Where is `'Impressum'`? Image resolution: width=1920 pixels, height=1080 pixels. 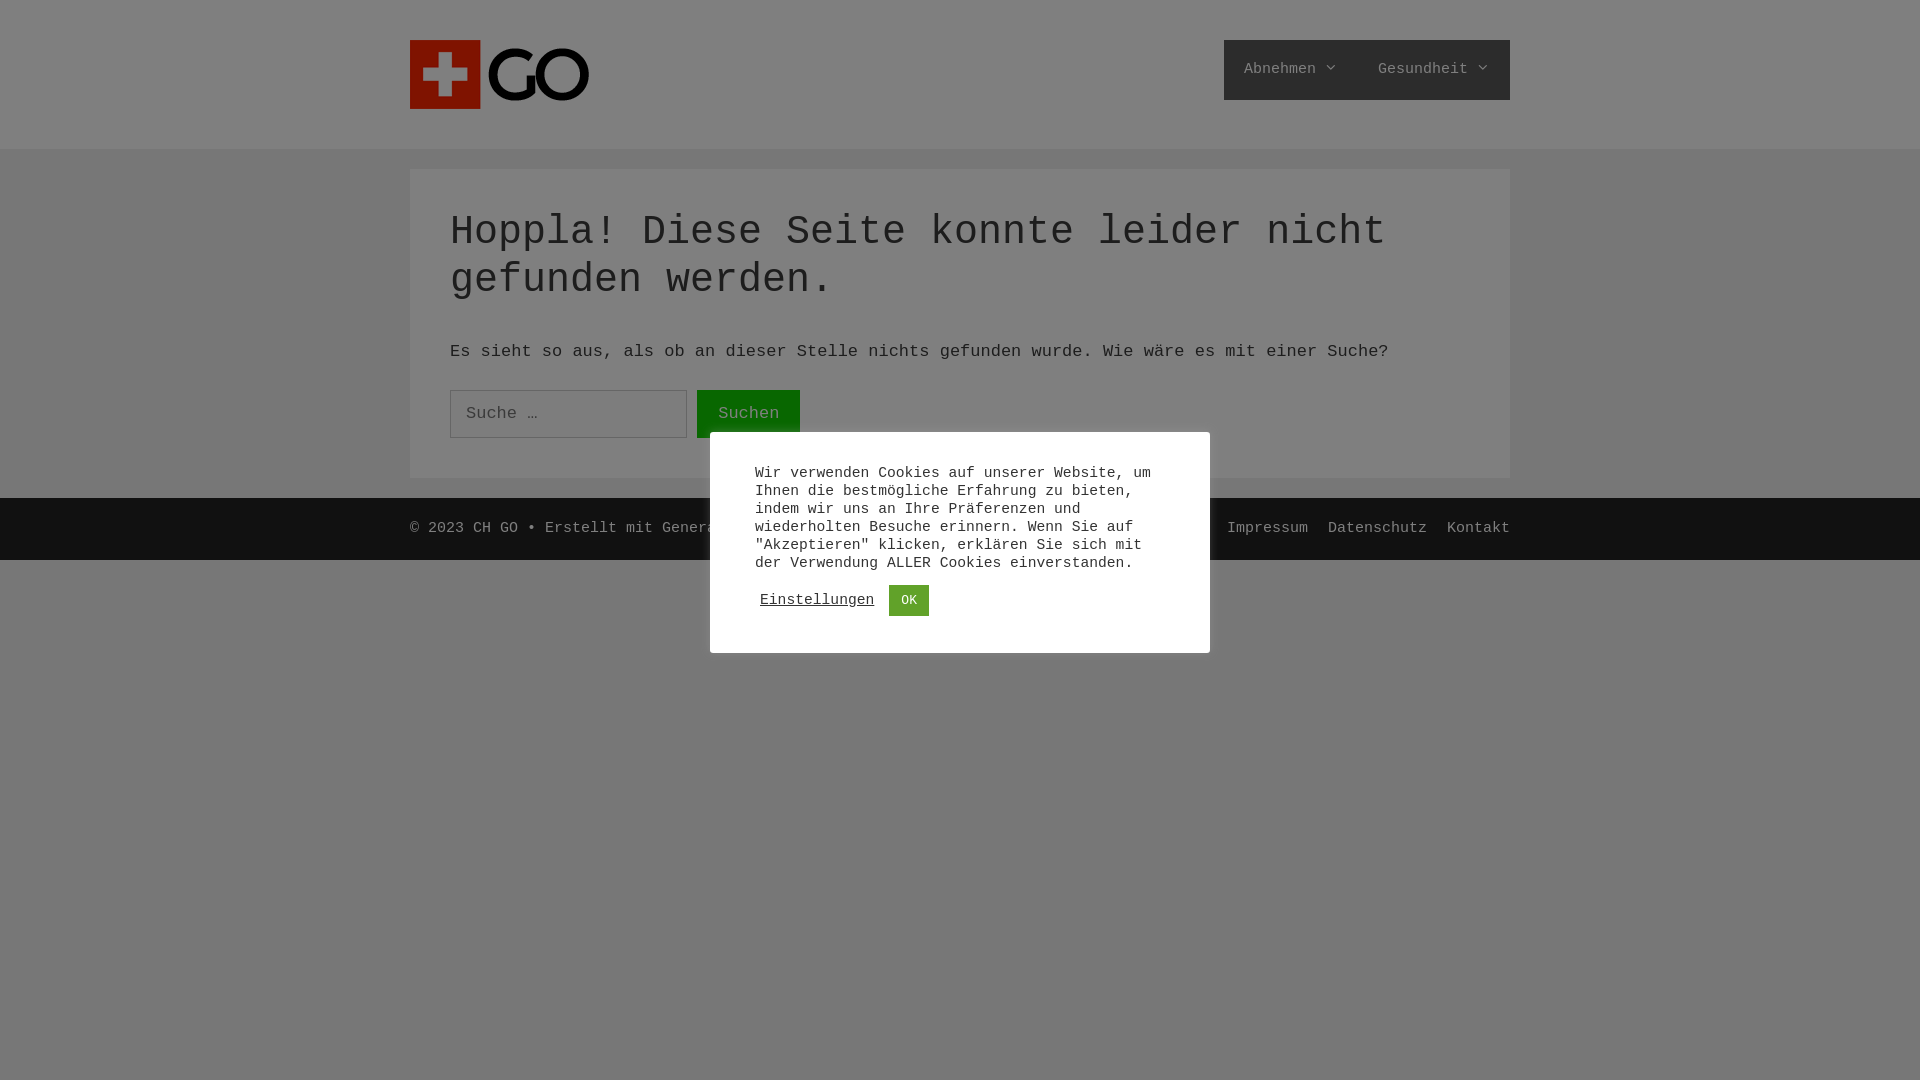 'Impressum' is located at coordinates (1266, 527).